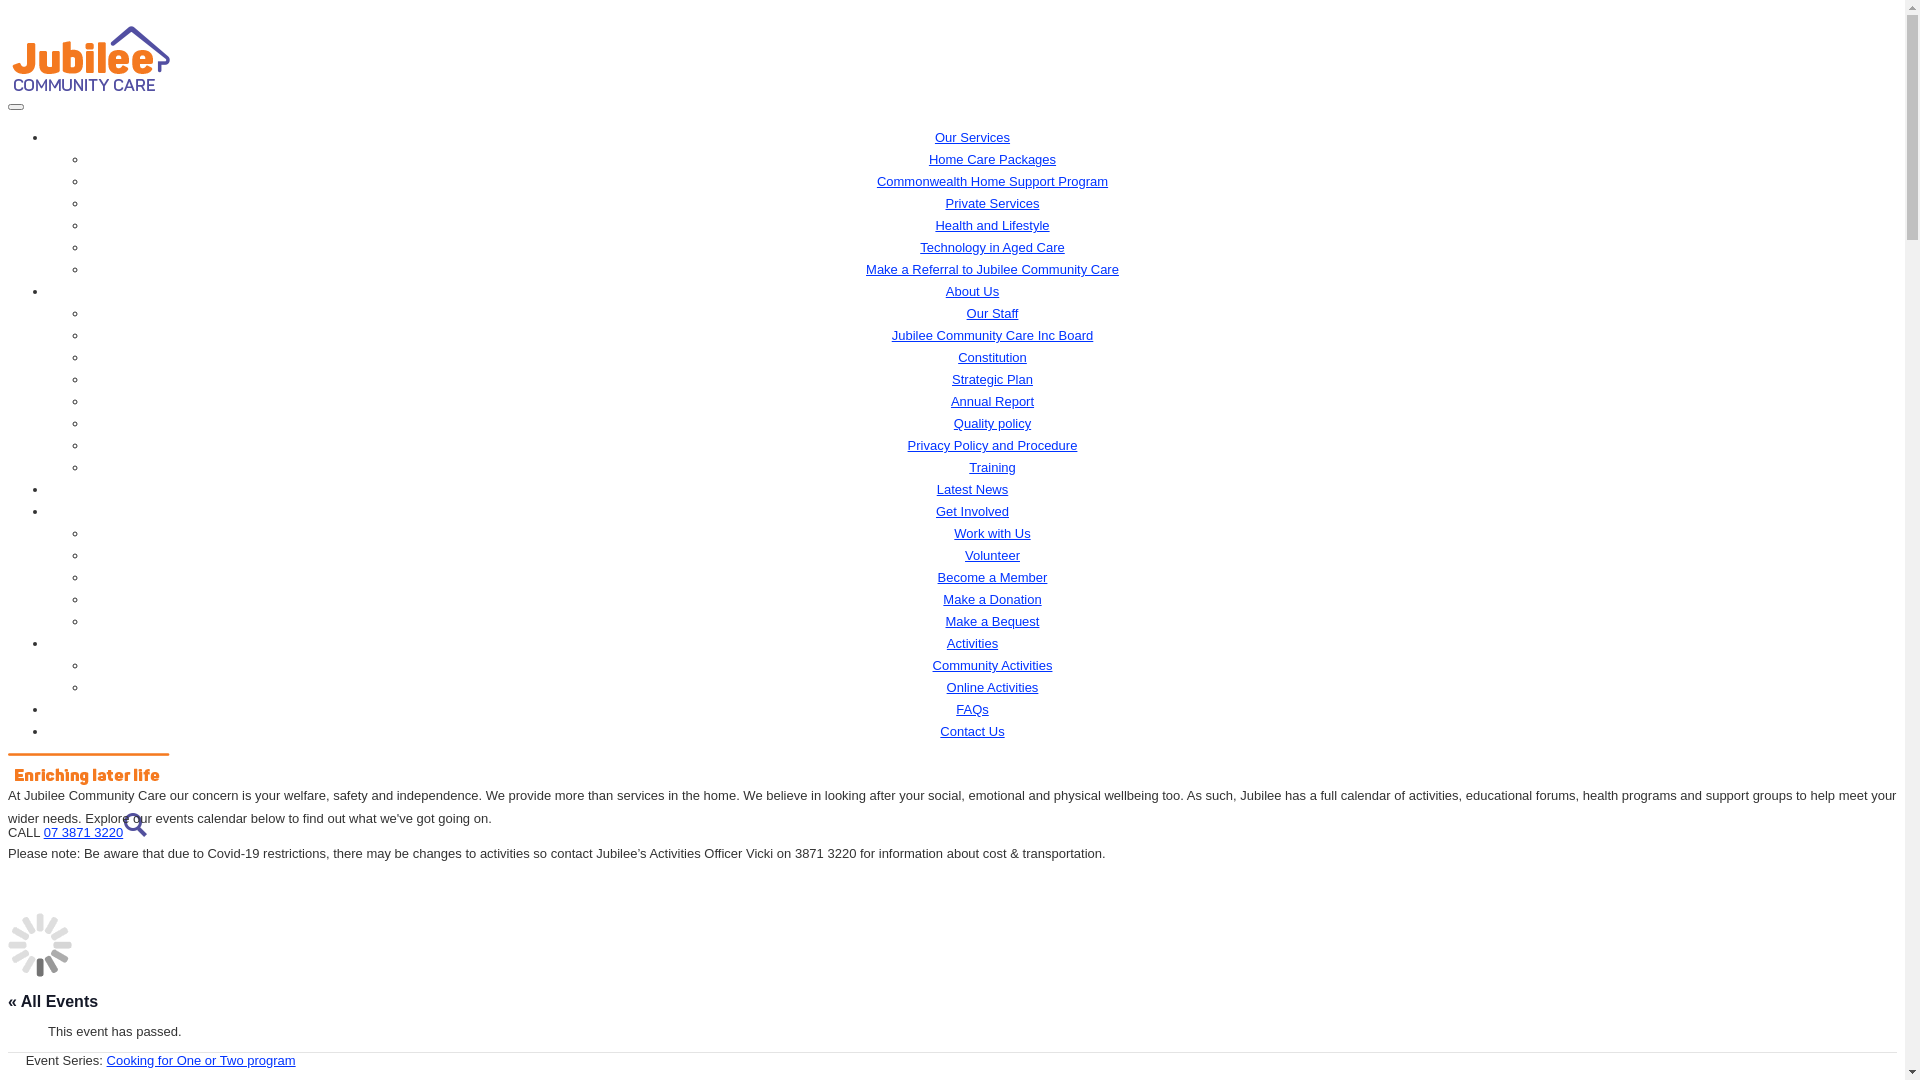 The image size is (1920, 1080). What do you see at coordinates (992, 356) in the screenshot?
I see `'Constitution'` at bounding box center [992, 356].